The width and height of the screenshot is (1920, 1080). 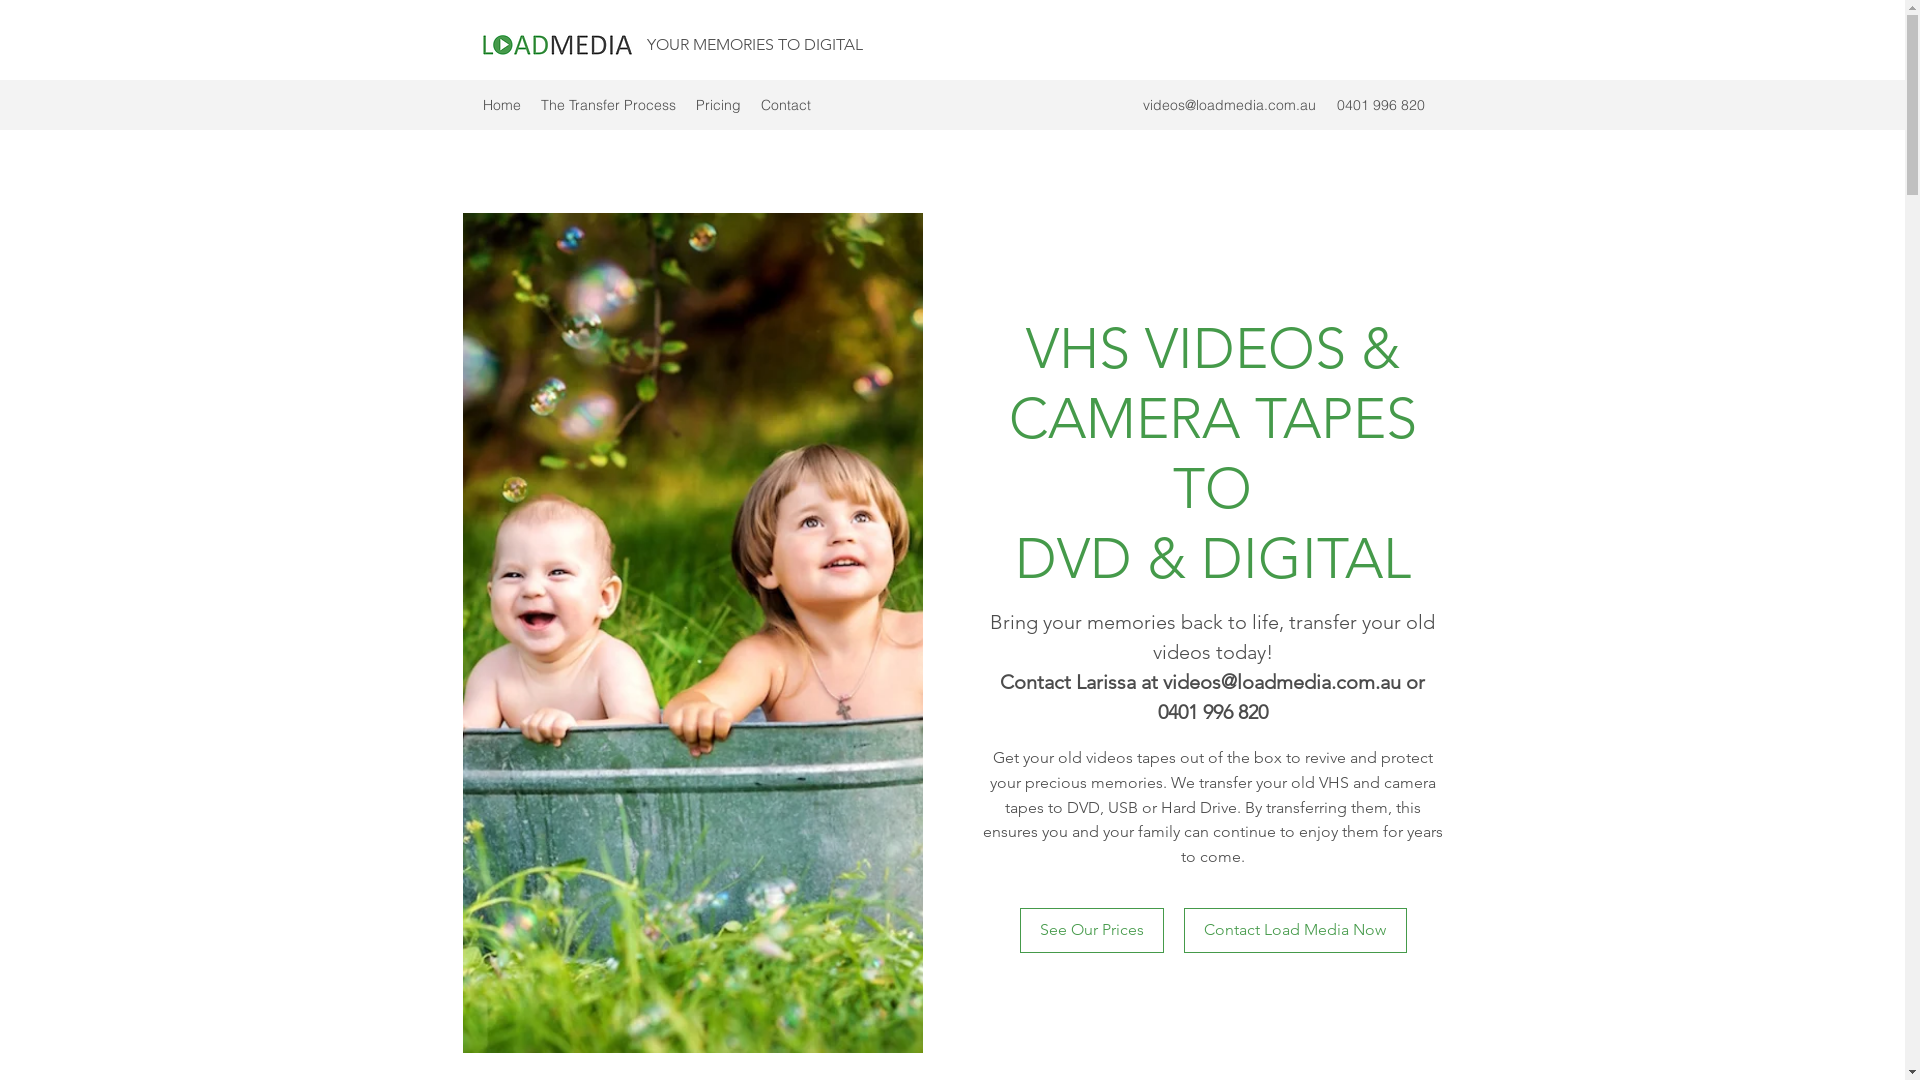 What do you see at coordinates (784, 104) in the screenshot?
I see `'Contact'` at bounding box center [784, 104].